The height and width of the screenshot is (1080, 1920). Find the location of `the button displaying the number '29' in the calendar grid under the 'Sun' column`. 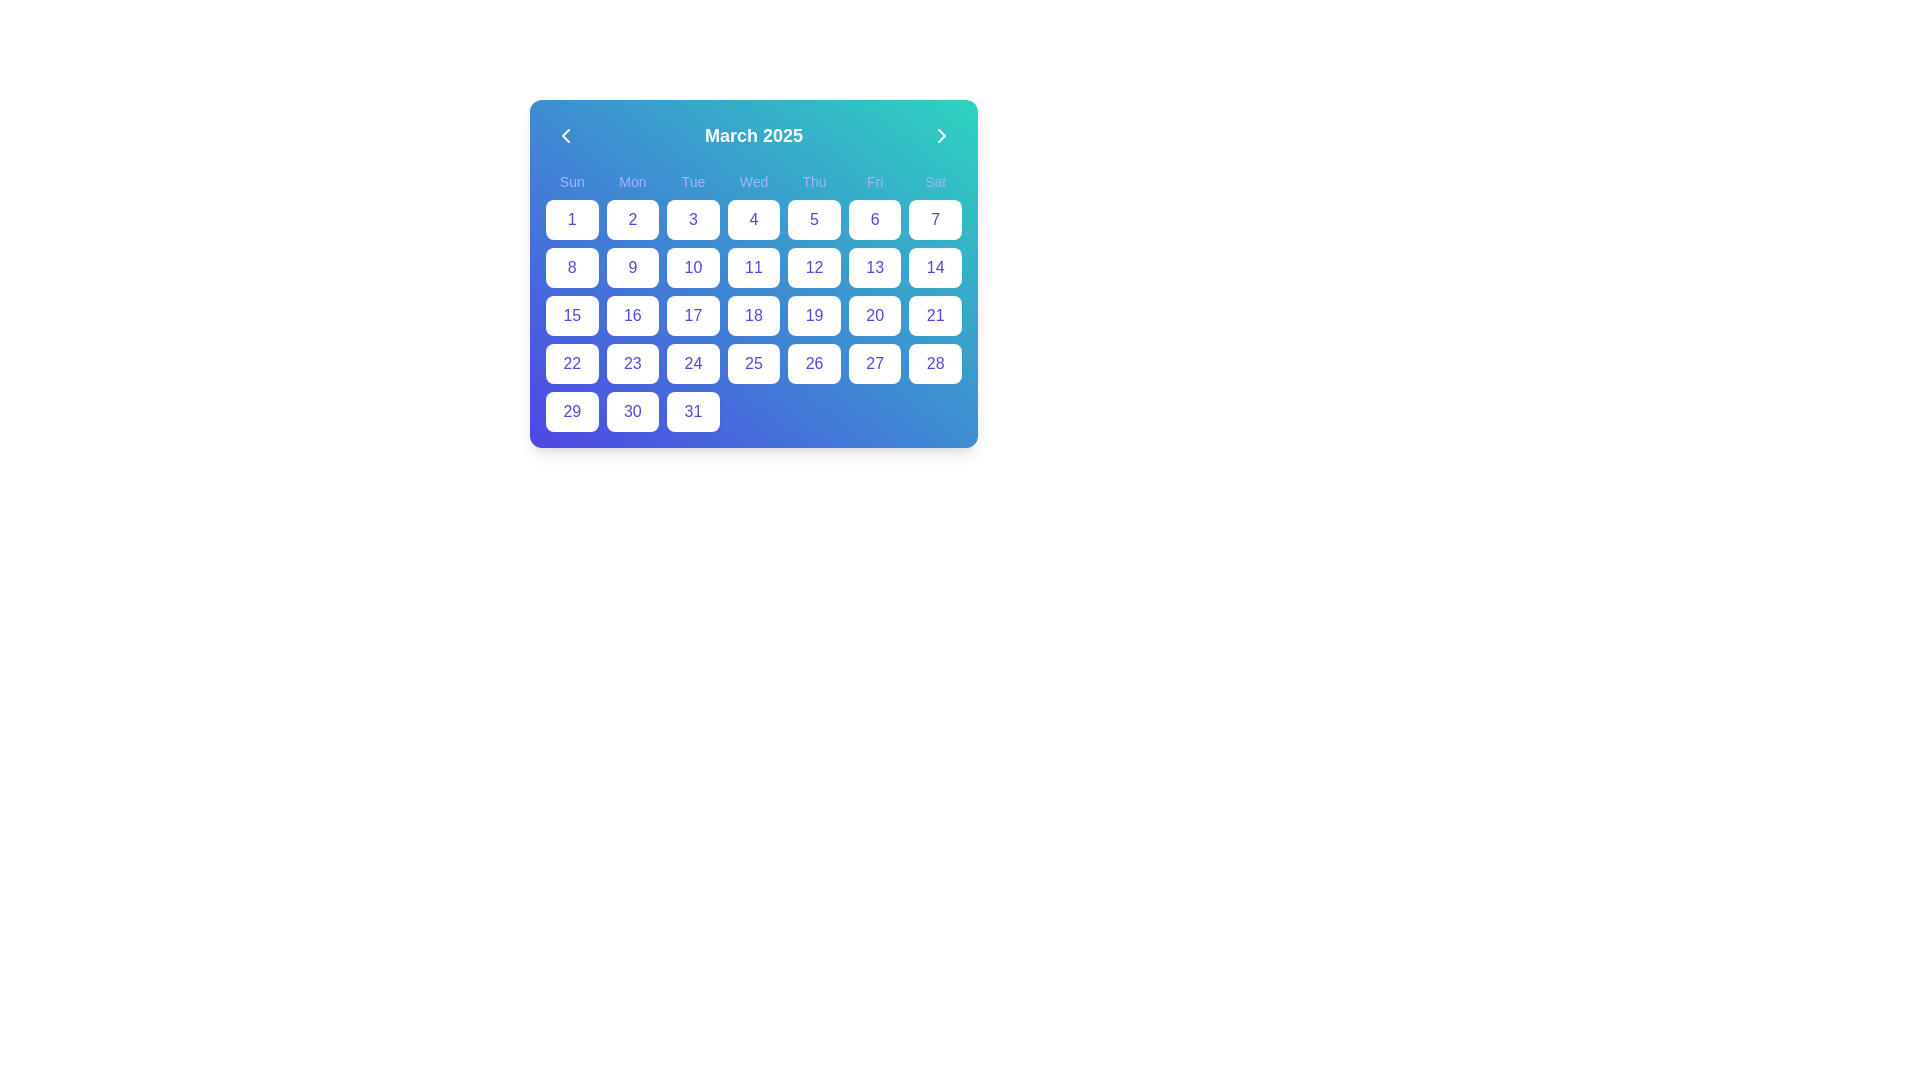

the button displaying the number '29' in the calendar grid under the 'Sun' column is located at coordinates (571, 411).